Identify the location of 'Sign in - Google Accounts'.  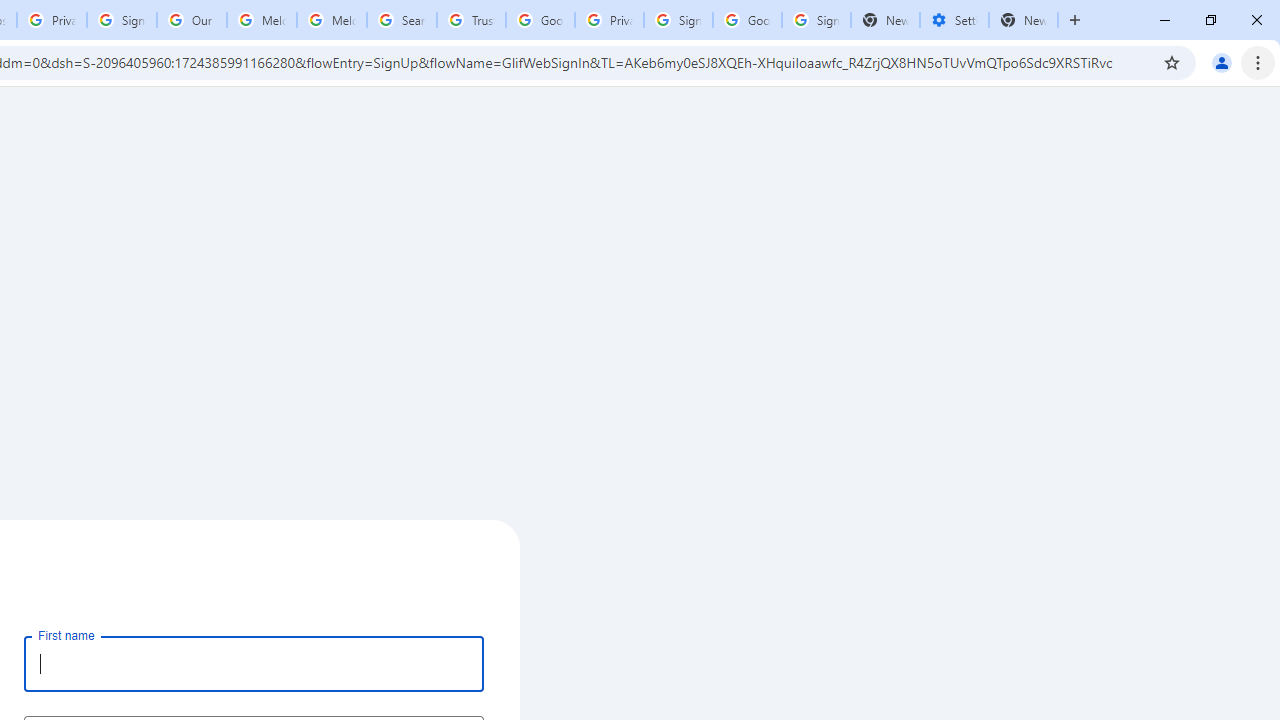
(678, 20).